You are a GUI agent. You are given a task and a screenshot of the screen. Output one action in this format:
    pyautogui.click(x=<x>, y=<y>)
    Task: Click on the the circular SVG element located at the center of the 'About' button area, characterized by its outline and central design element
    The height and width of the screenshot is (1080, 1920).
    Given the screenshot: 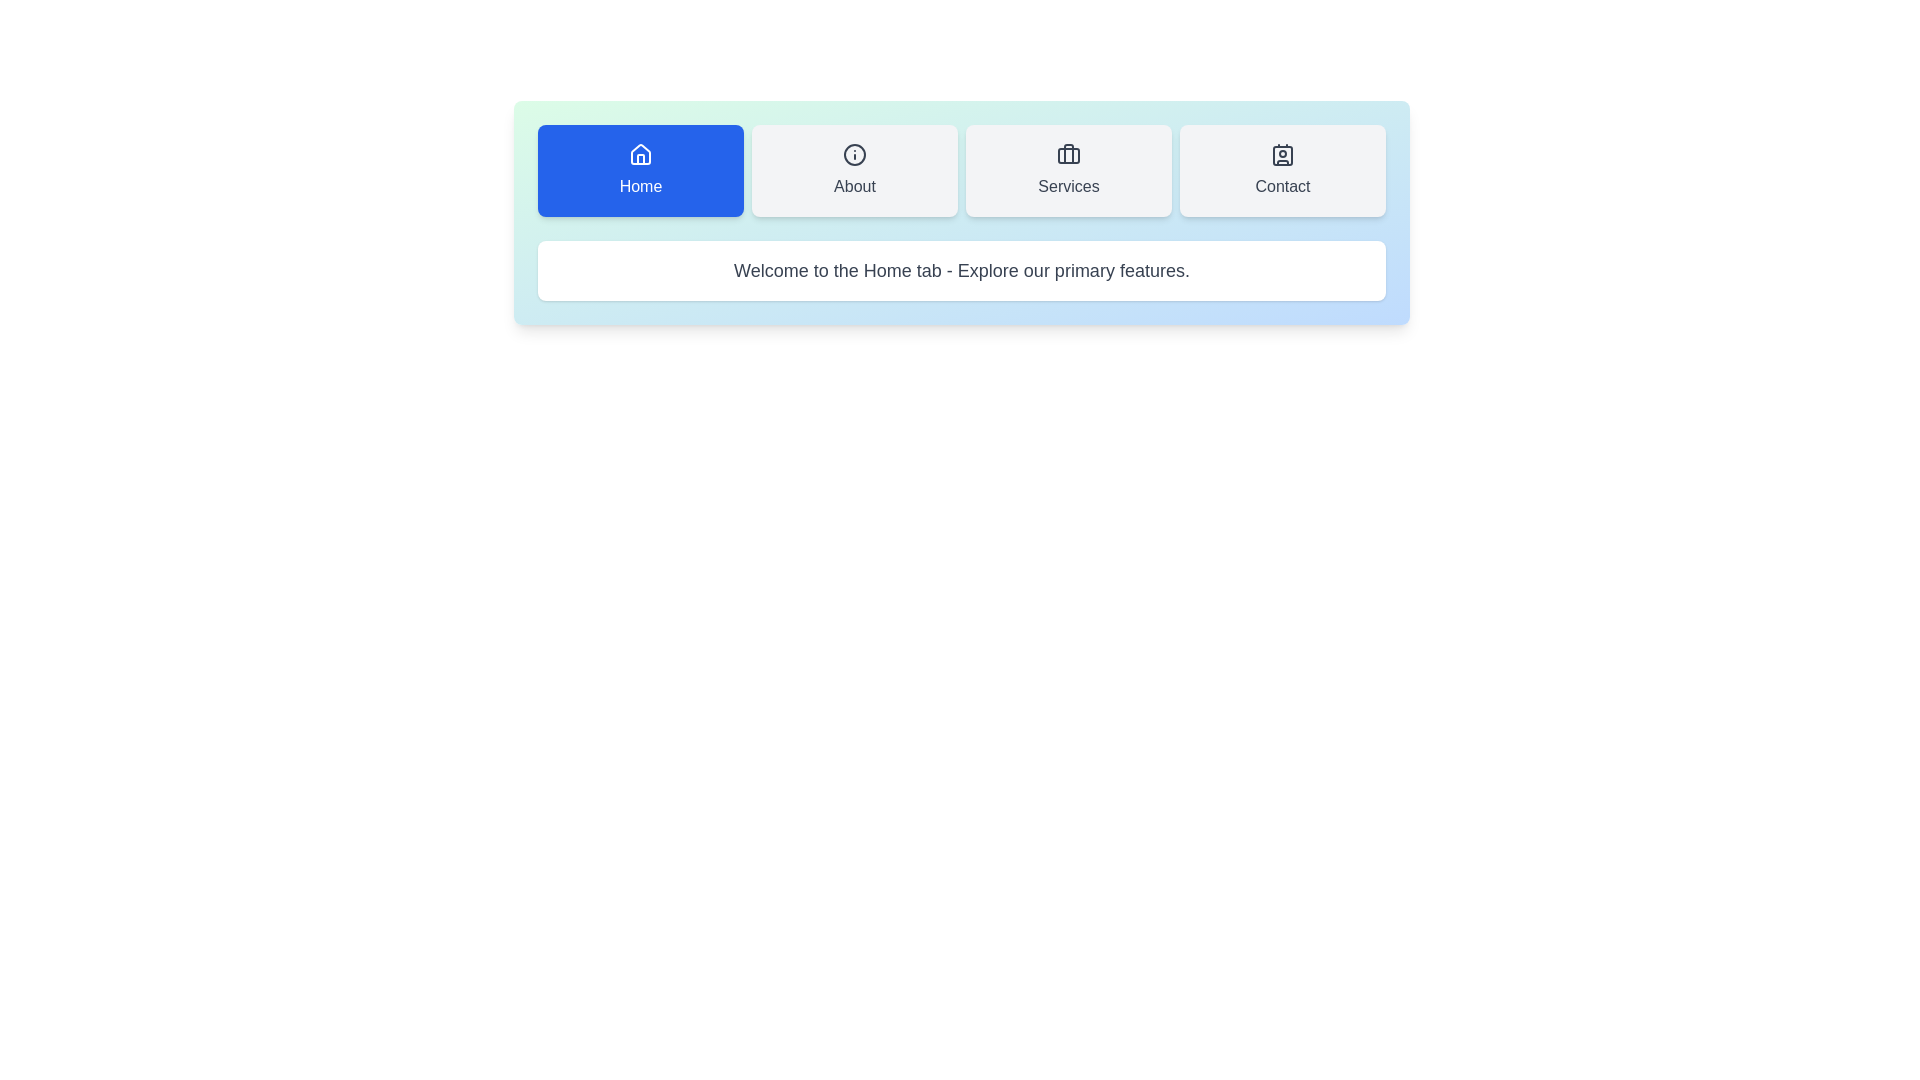 What is the action you would take?
    pyautogui.click(x=854, y=153)
    